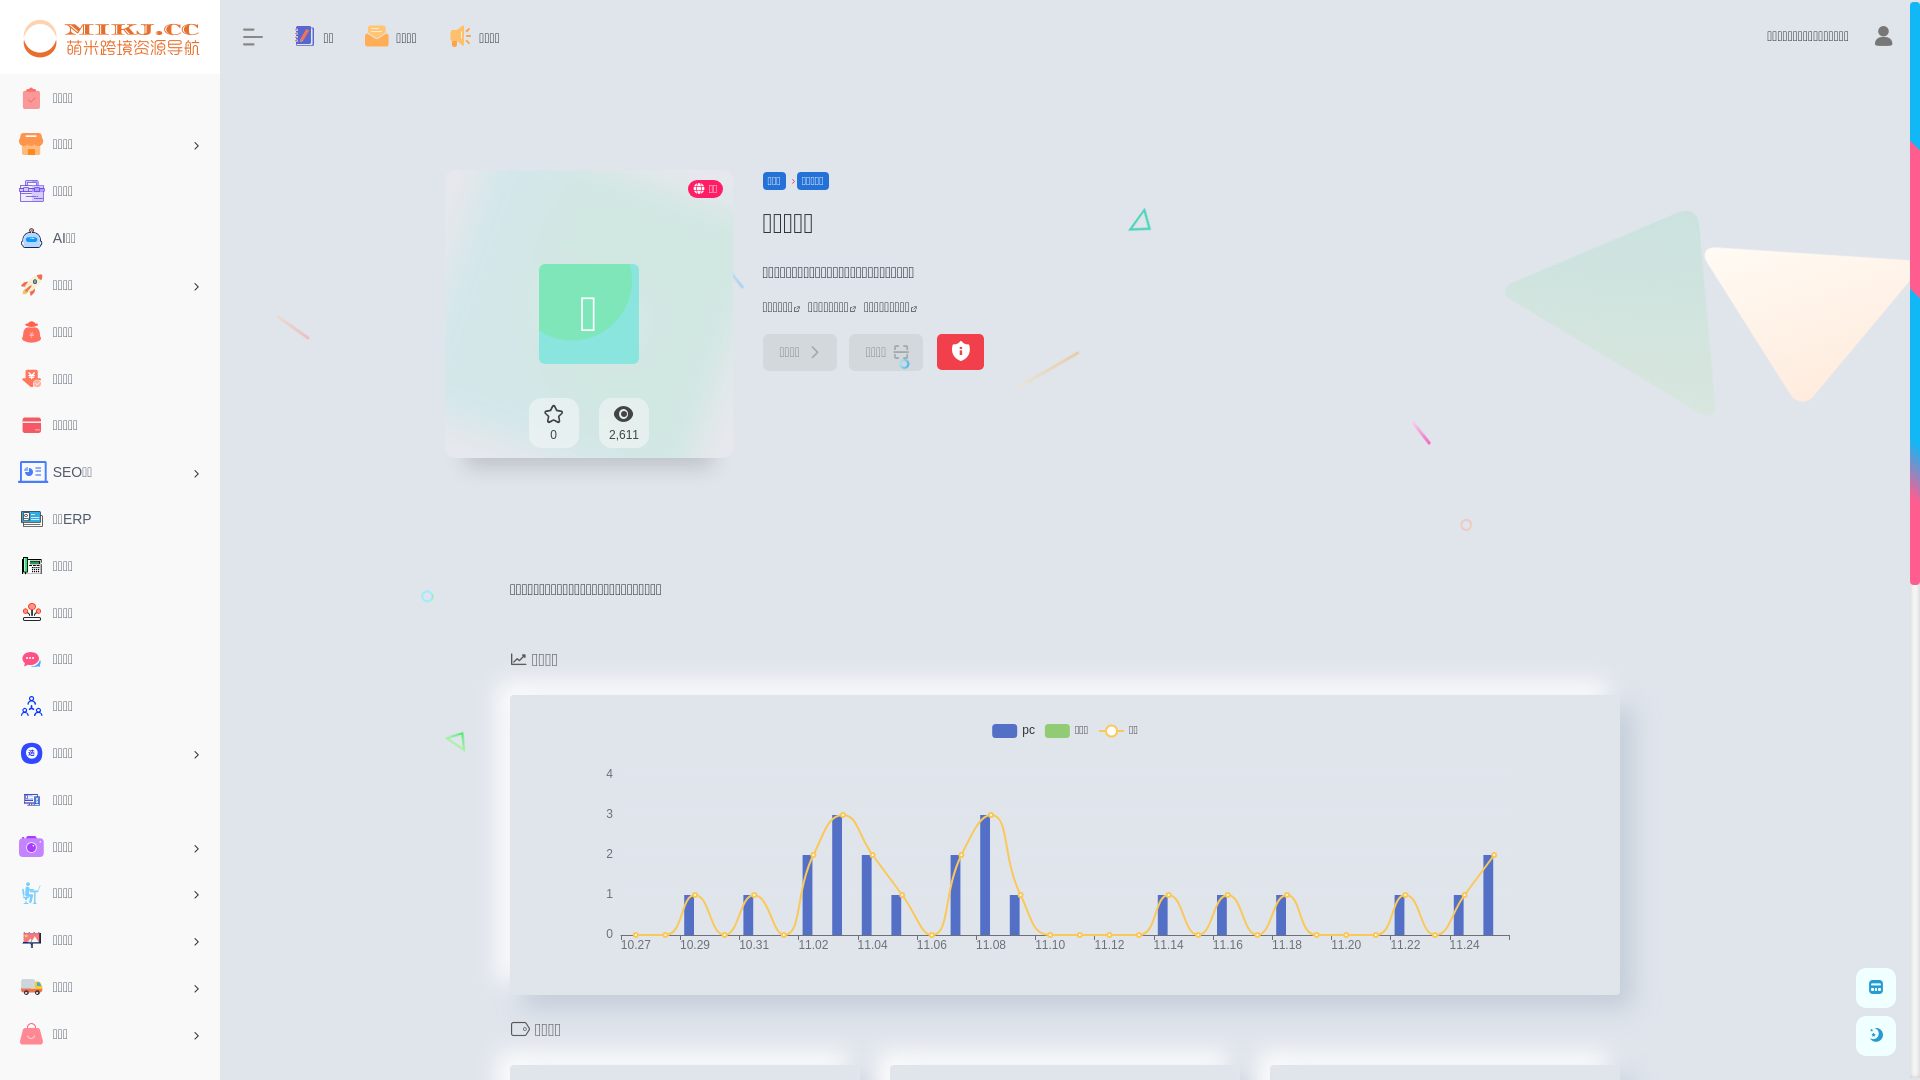 This screenshot has height=1080, width=1920. What do you see at coordinates (553, 422) in the screenshot?
I see `'0'` at bounding box center [553, 422].